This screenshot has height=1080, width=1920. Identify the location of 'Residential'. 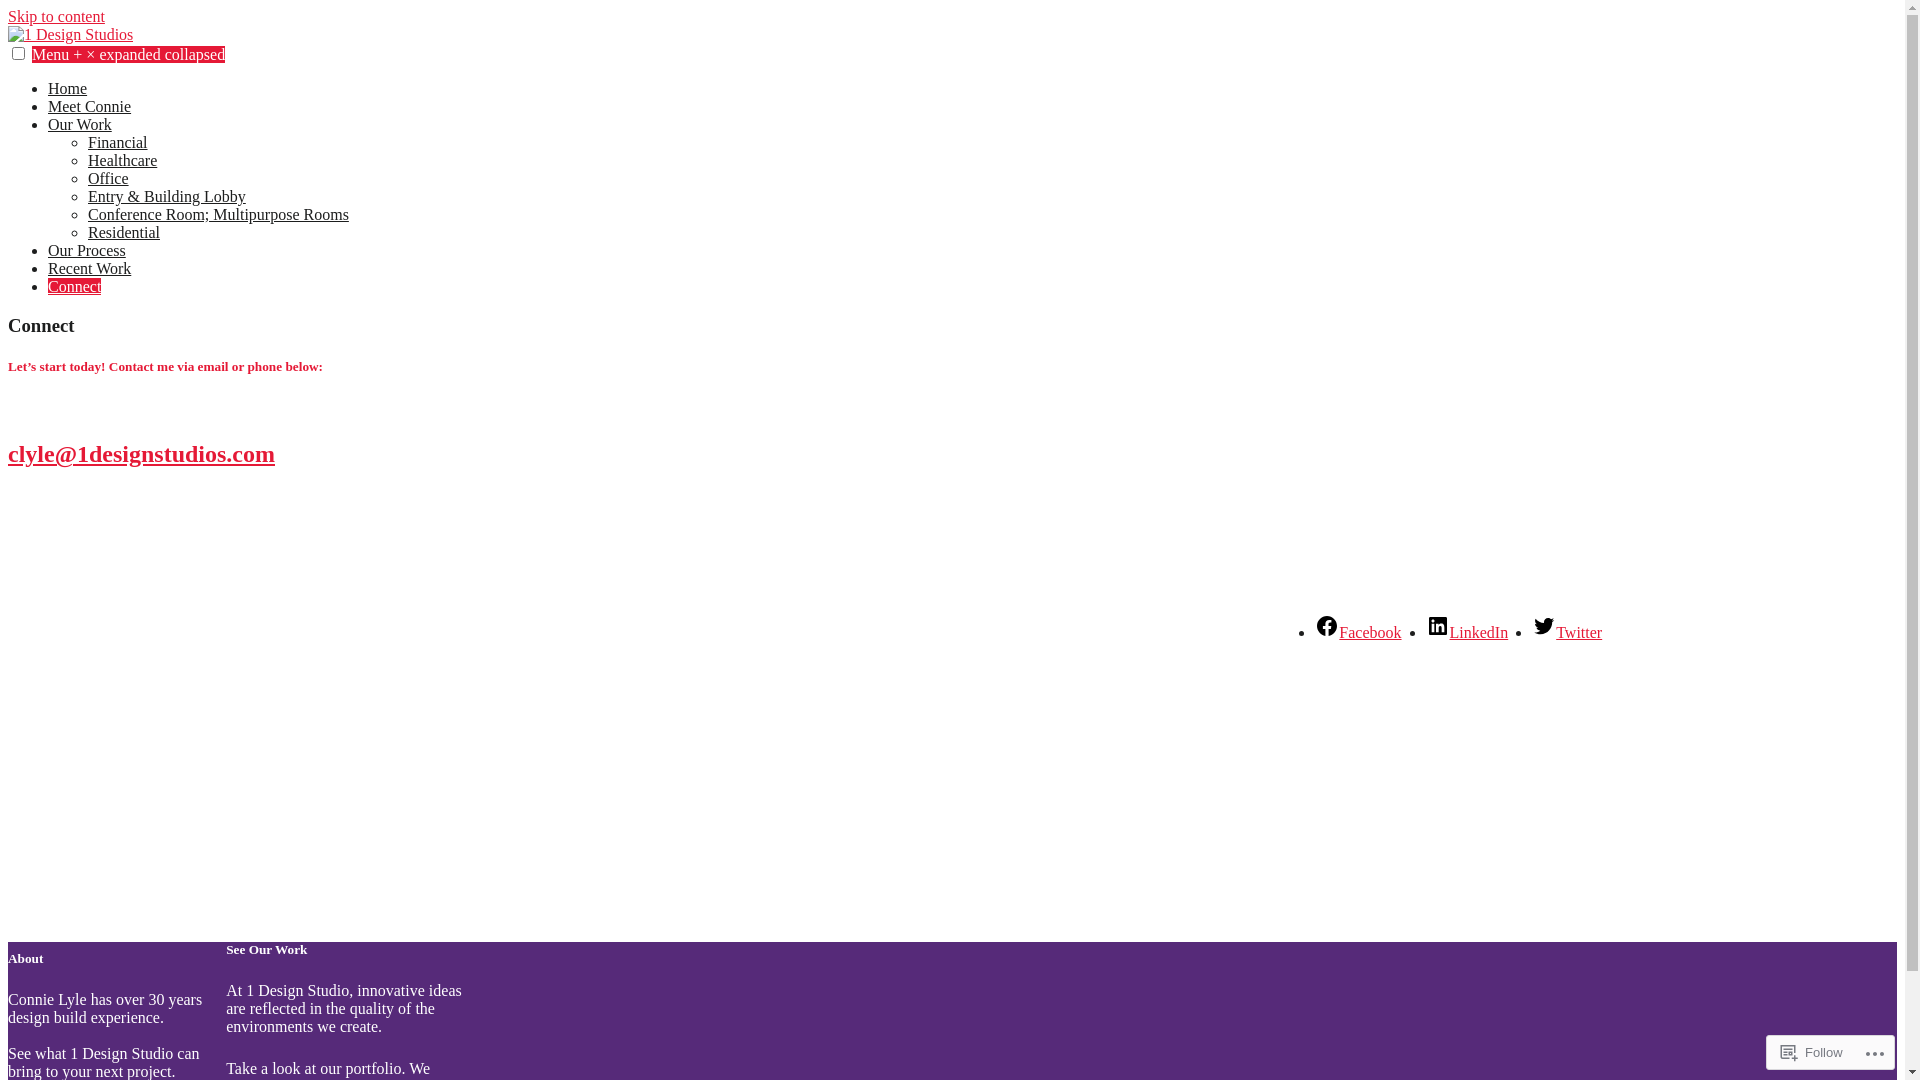
(123, 231).